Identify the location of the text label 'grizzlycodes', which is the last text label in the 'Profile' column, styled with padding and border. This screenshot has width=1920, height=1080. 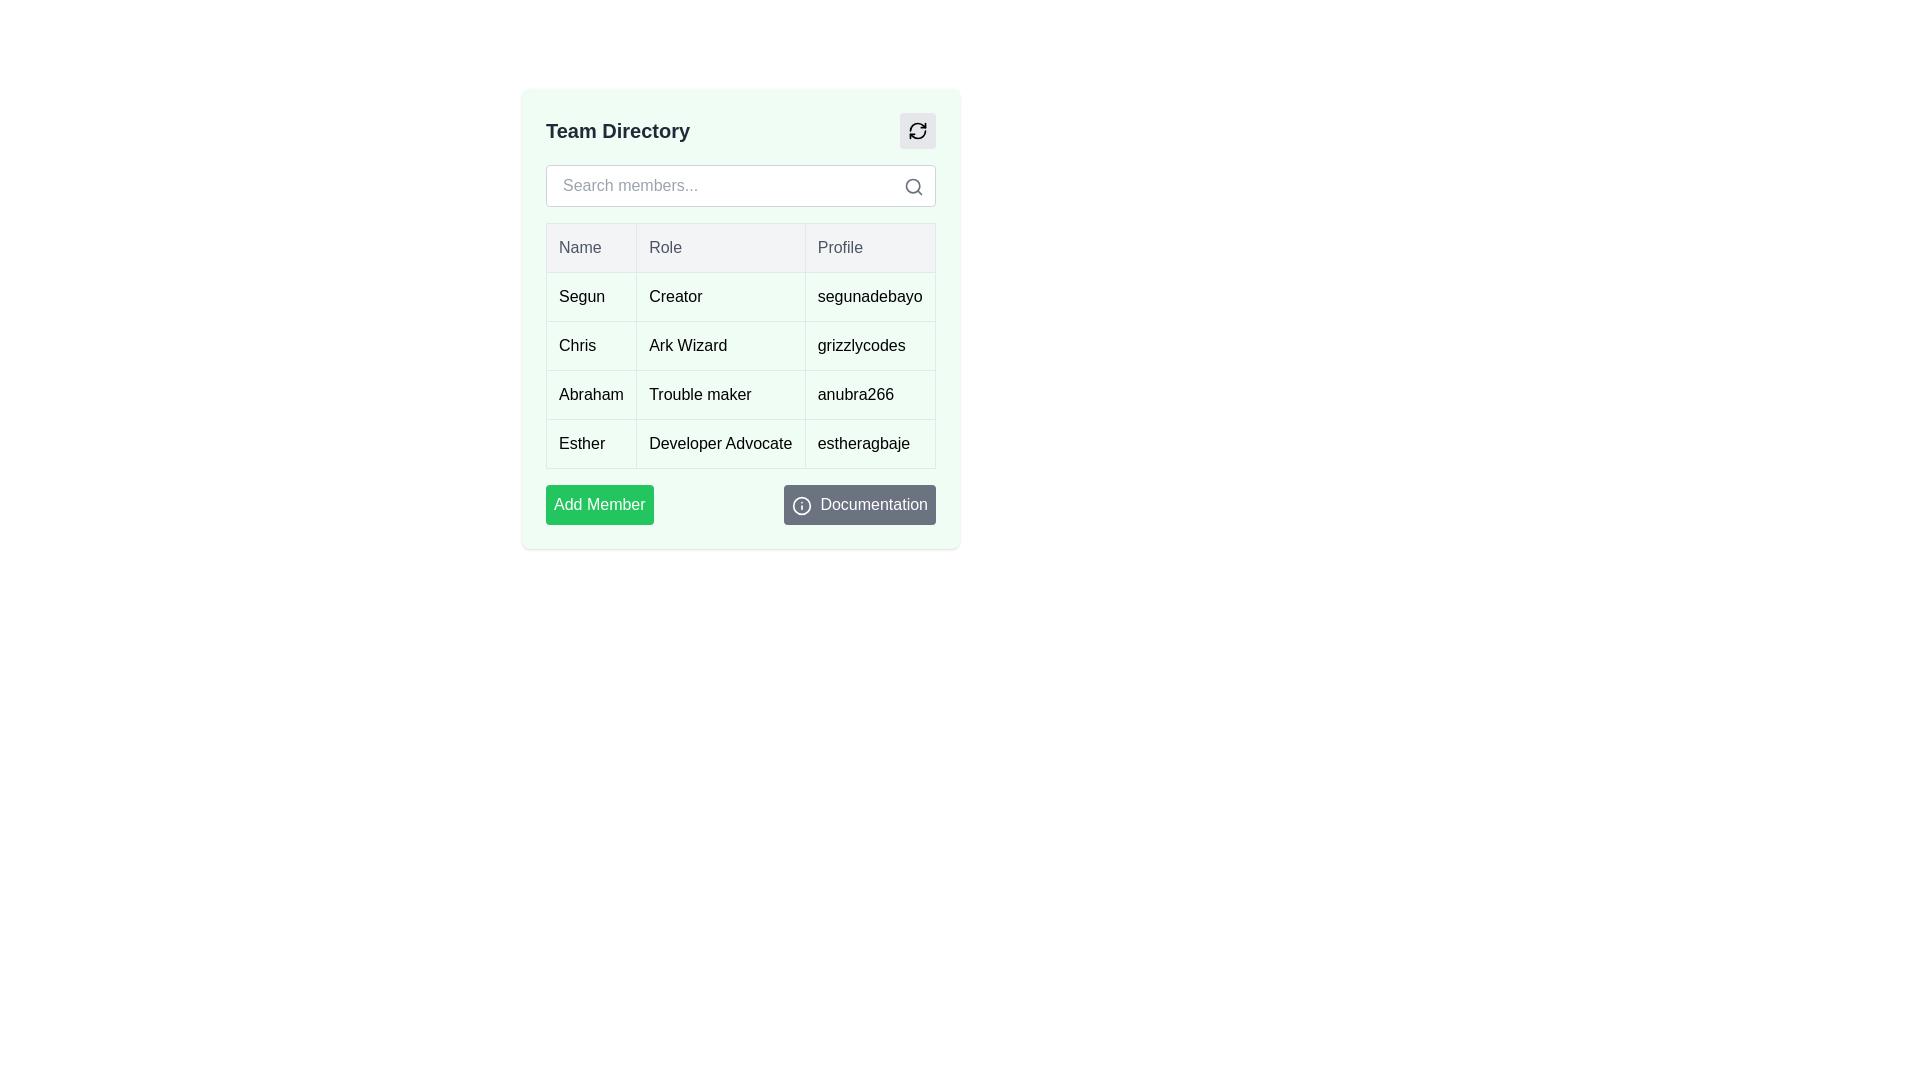
(870, 345).